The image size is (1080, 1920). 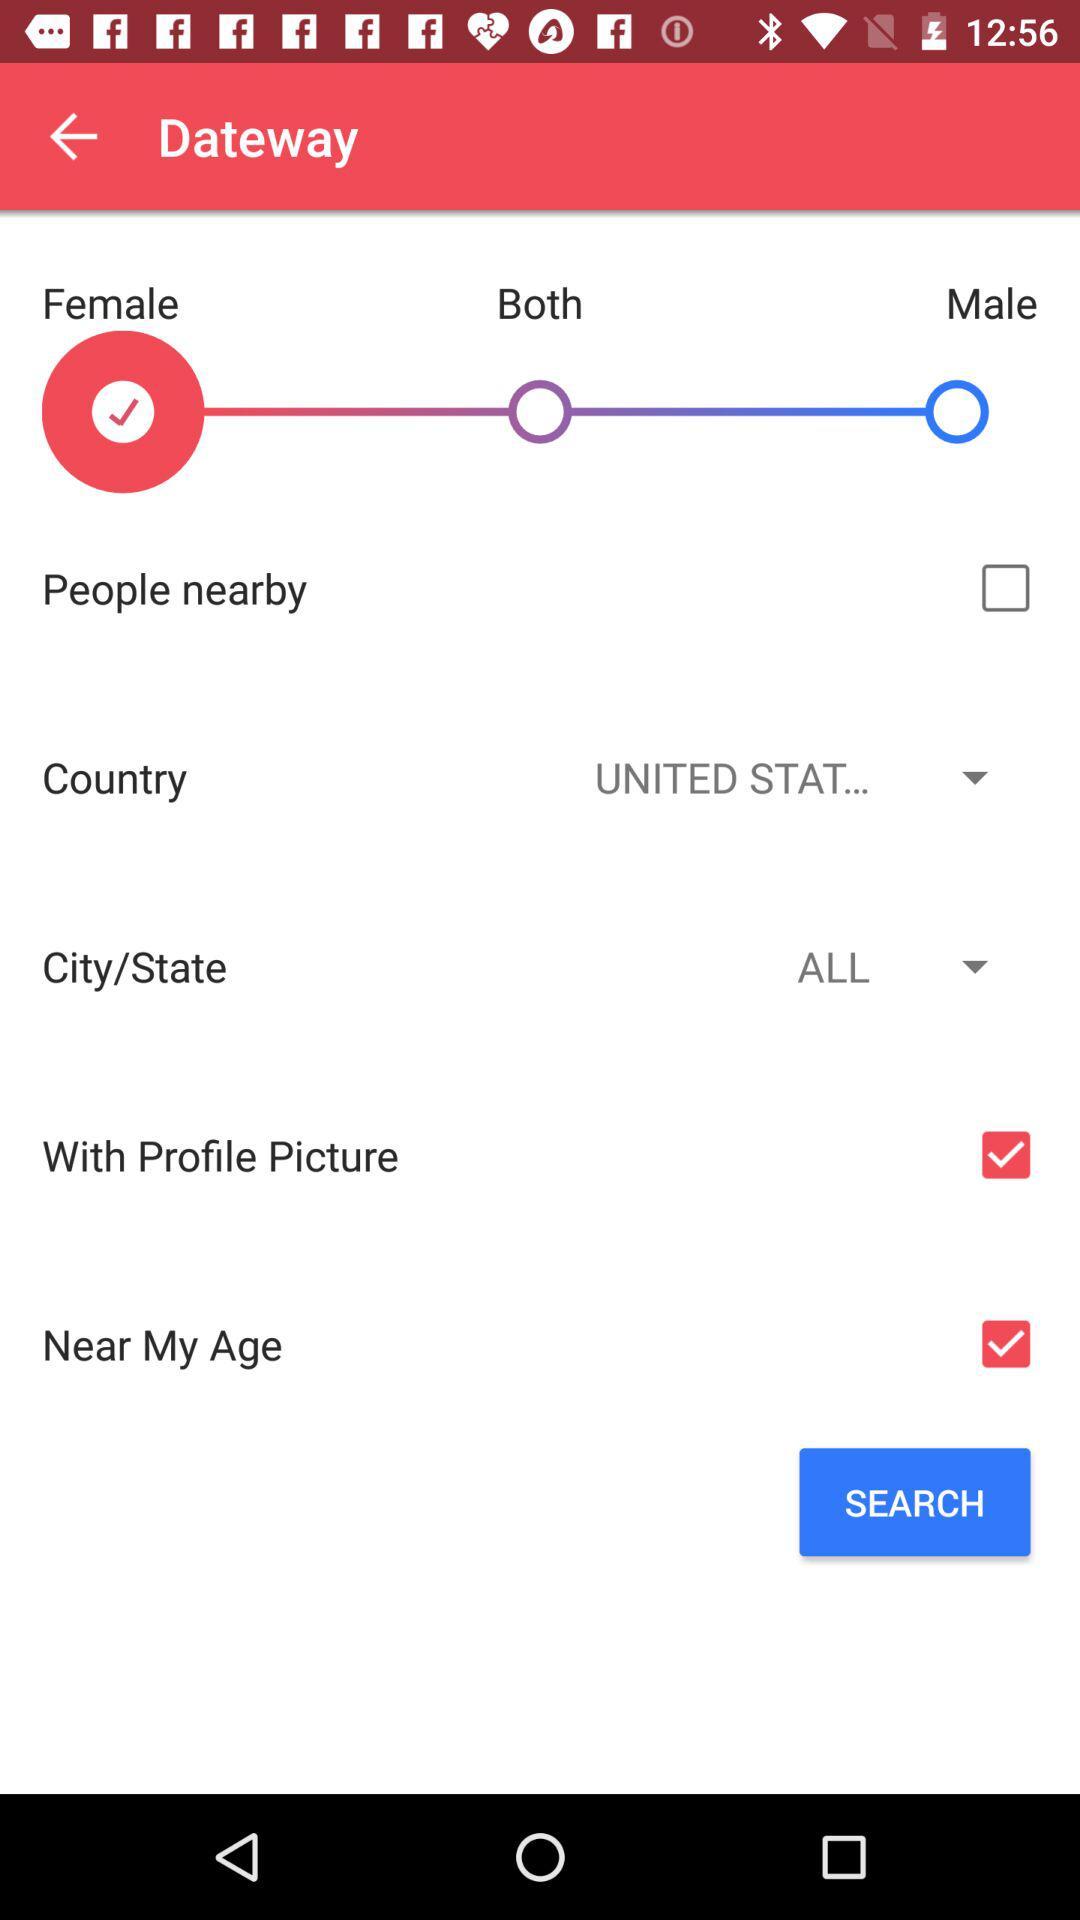 I want to click on the check box right to with profile picture, so click(x=1006, y=1155).